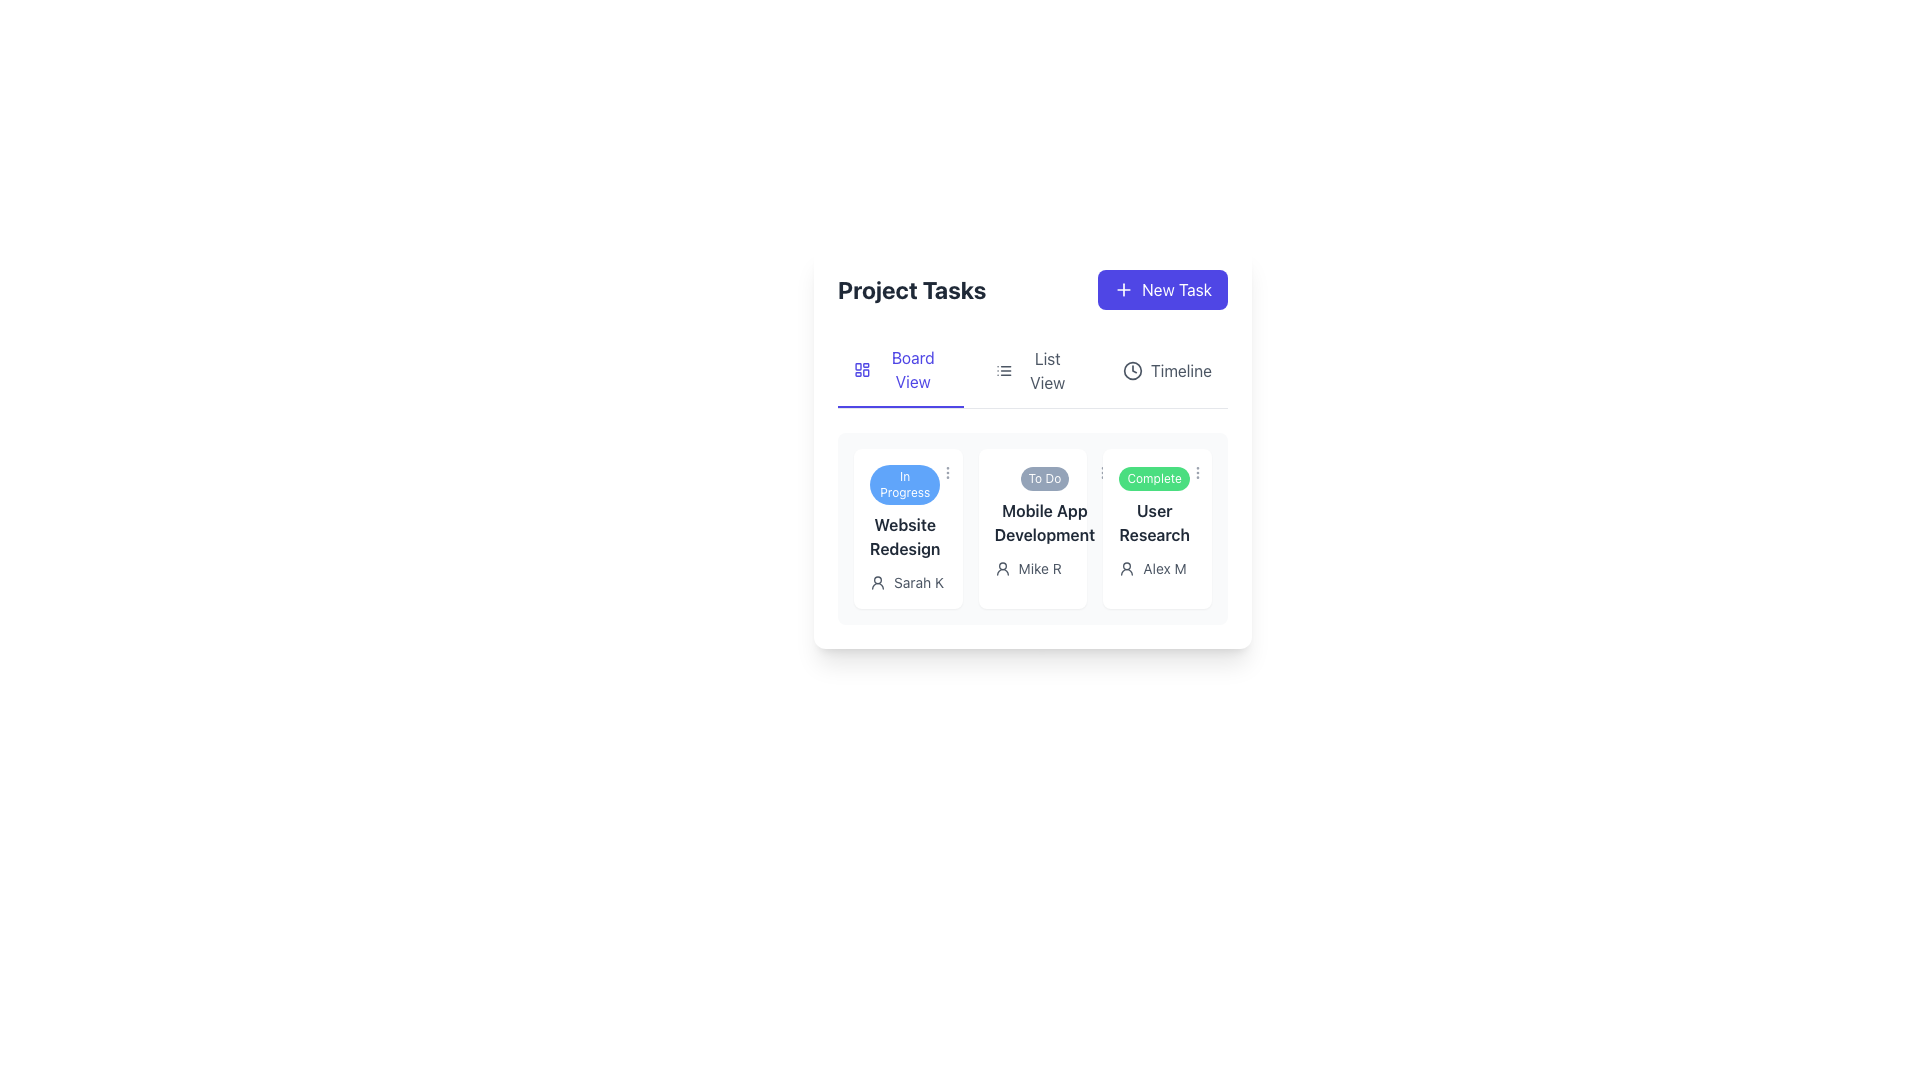 The image size is (1920, 1080). I want to click on the third interactive item in the 'Project Tasks' menu, which is an option to switch to a list-based layout for displaying project tasks, so click(1046, 370).